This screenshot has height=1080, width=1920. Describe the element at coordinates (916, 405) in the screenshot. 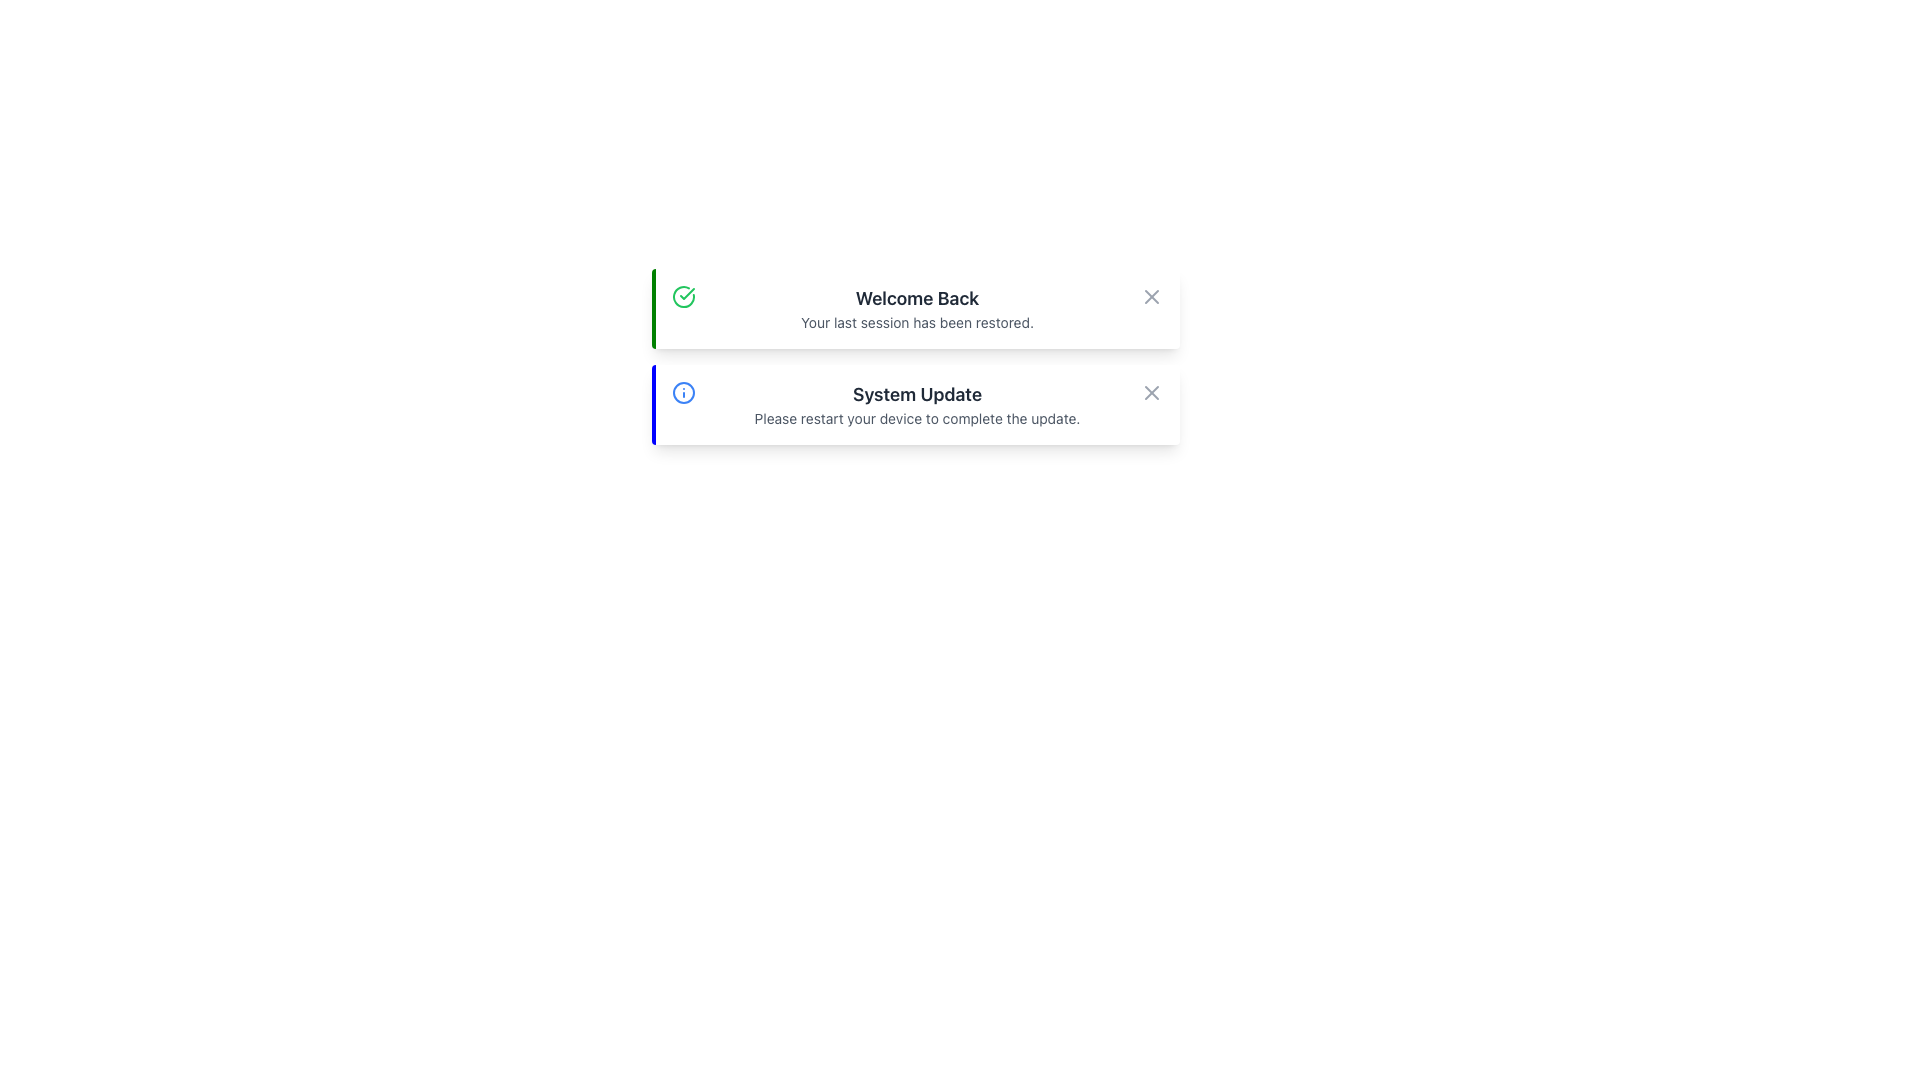

I see `the textual notification displaying 'System Update' with a subtitle to restart the device, located centrally within a notification card` at that location.